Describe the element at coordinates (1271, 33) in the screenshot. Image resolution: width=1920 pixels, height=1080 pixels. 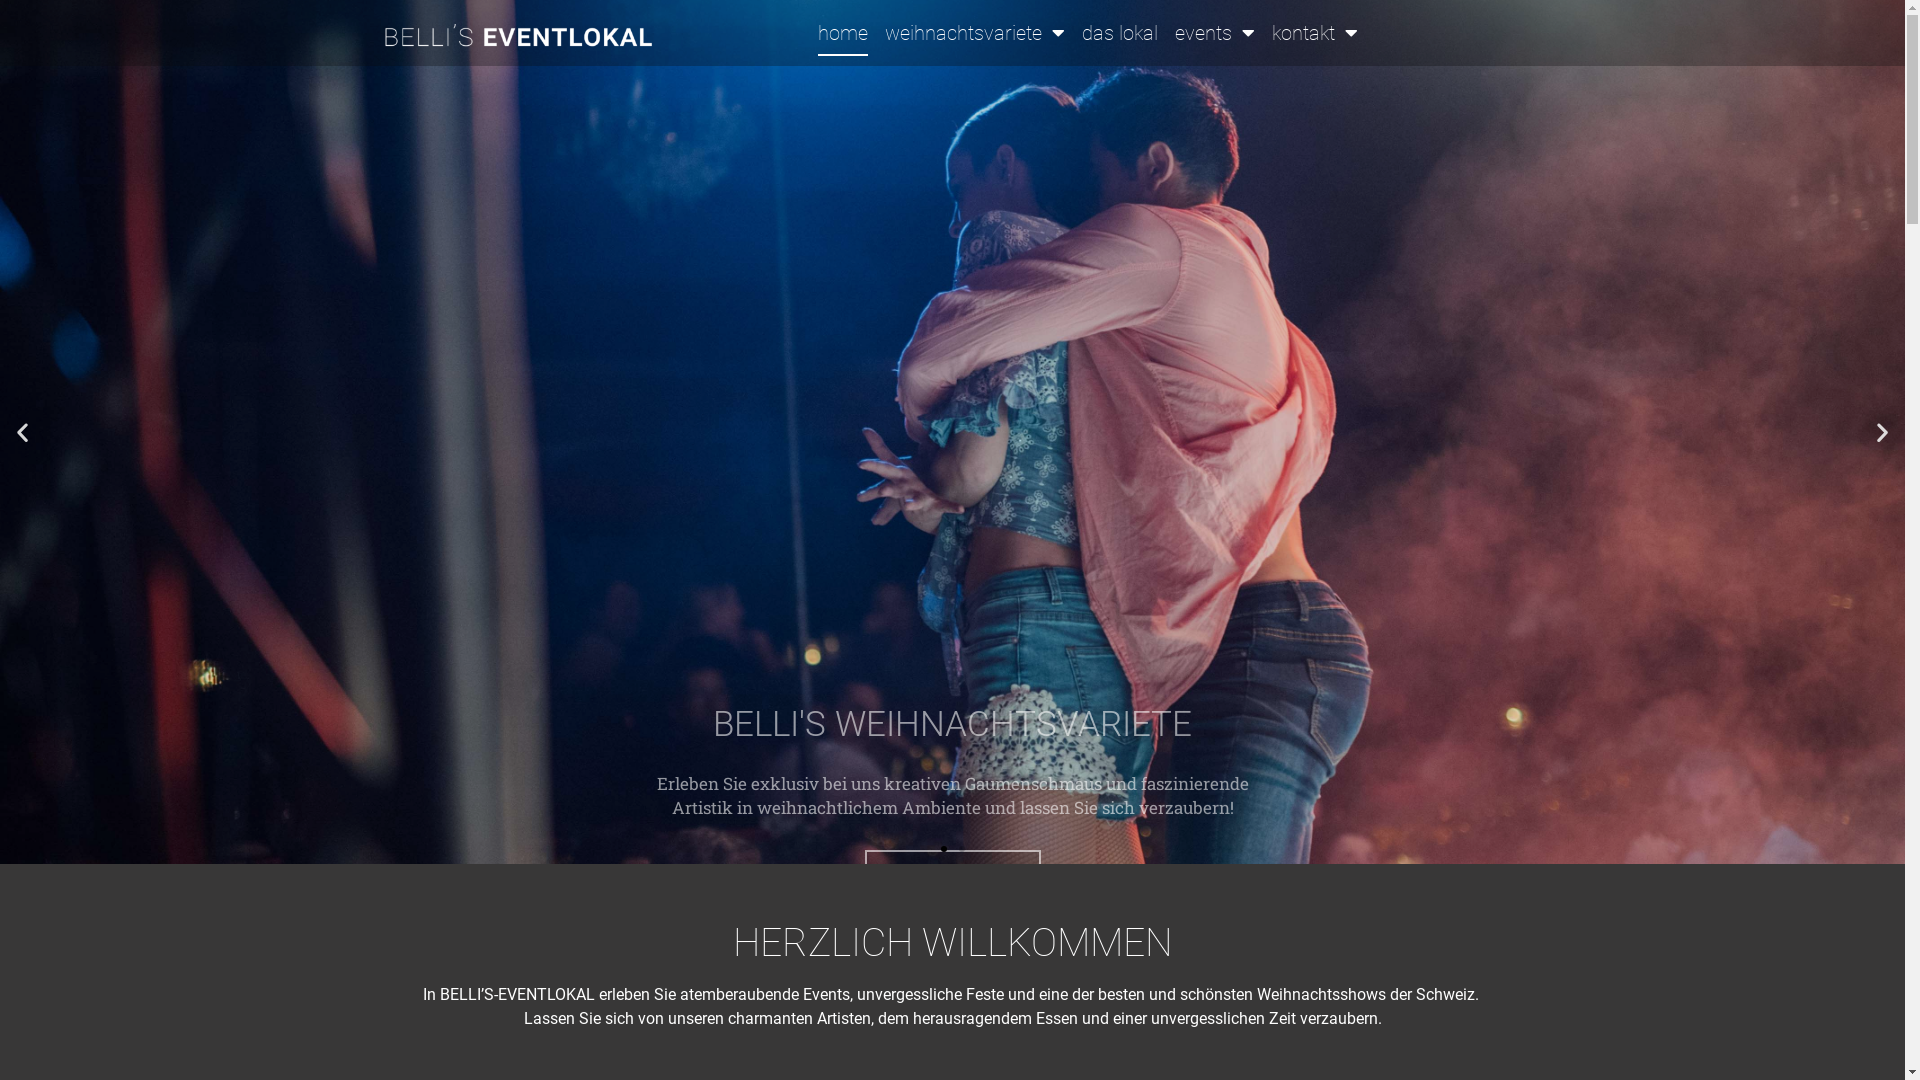
I see `'kontakt'` at that location.